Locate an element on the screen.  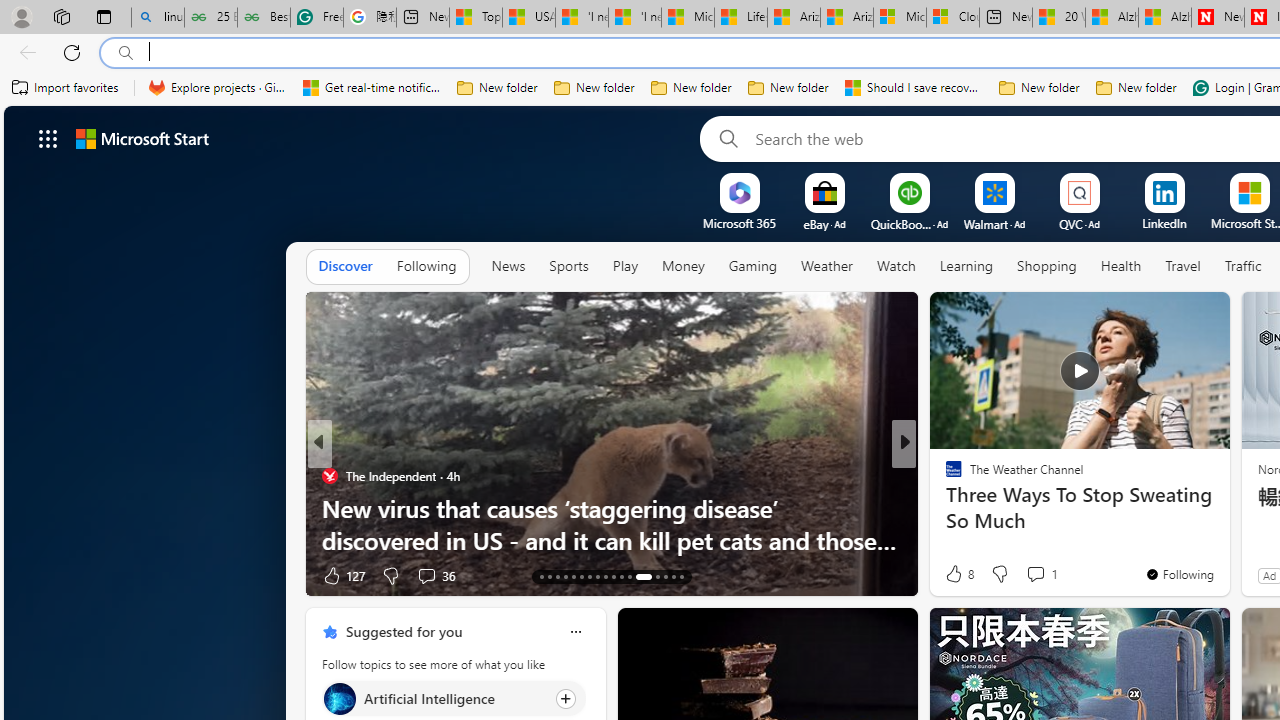
'View comments 10 Comment' is located at coordinates (1041, 575).